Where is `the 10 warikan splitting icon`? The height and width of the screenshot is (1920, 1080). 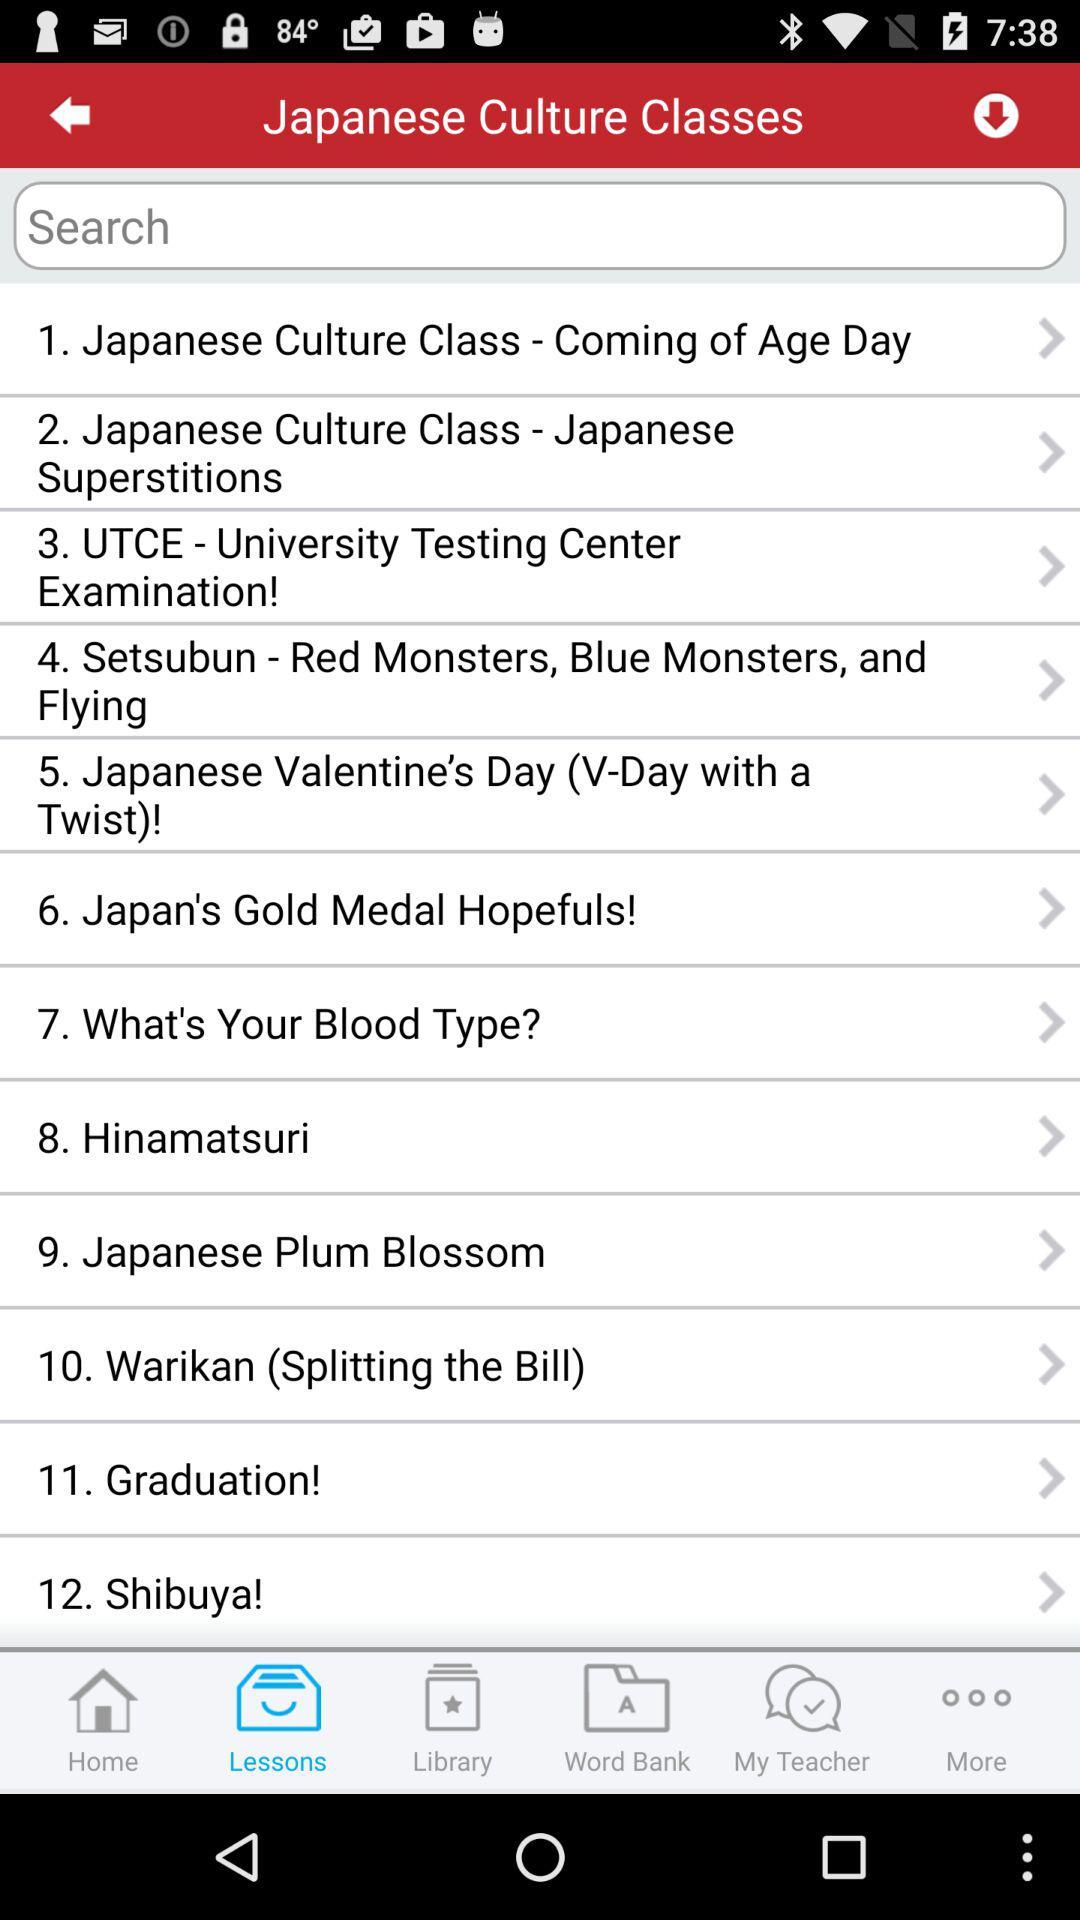
the 10 warikan splitting icon is located at coordinates (482, 1363).